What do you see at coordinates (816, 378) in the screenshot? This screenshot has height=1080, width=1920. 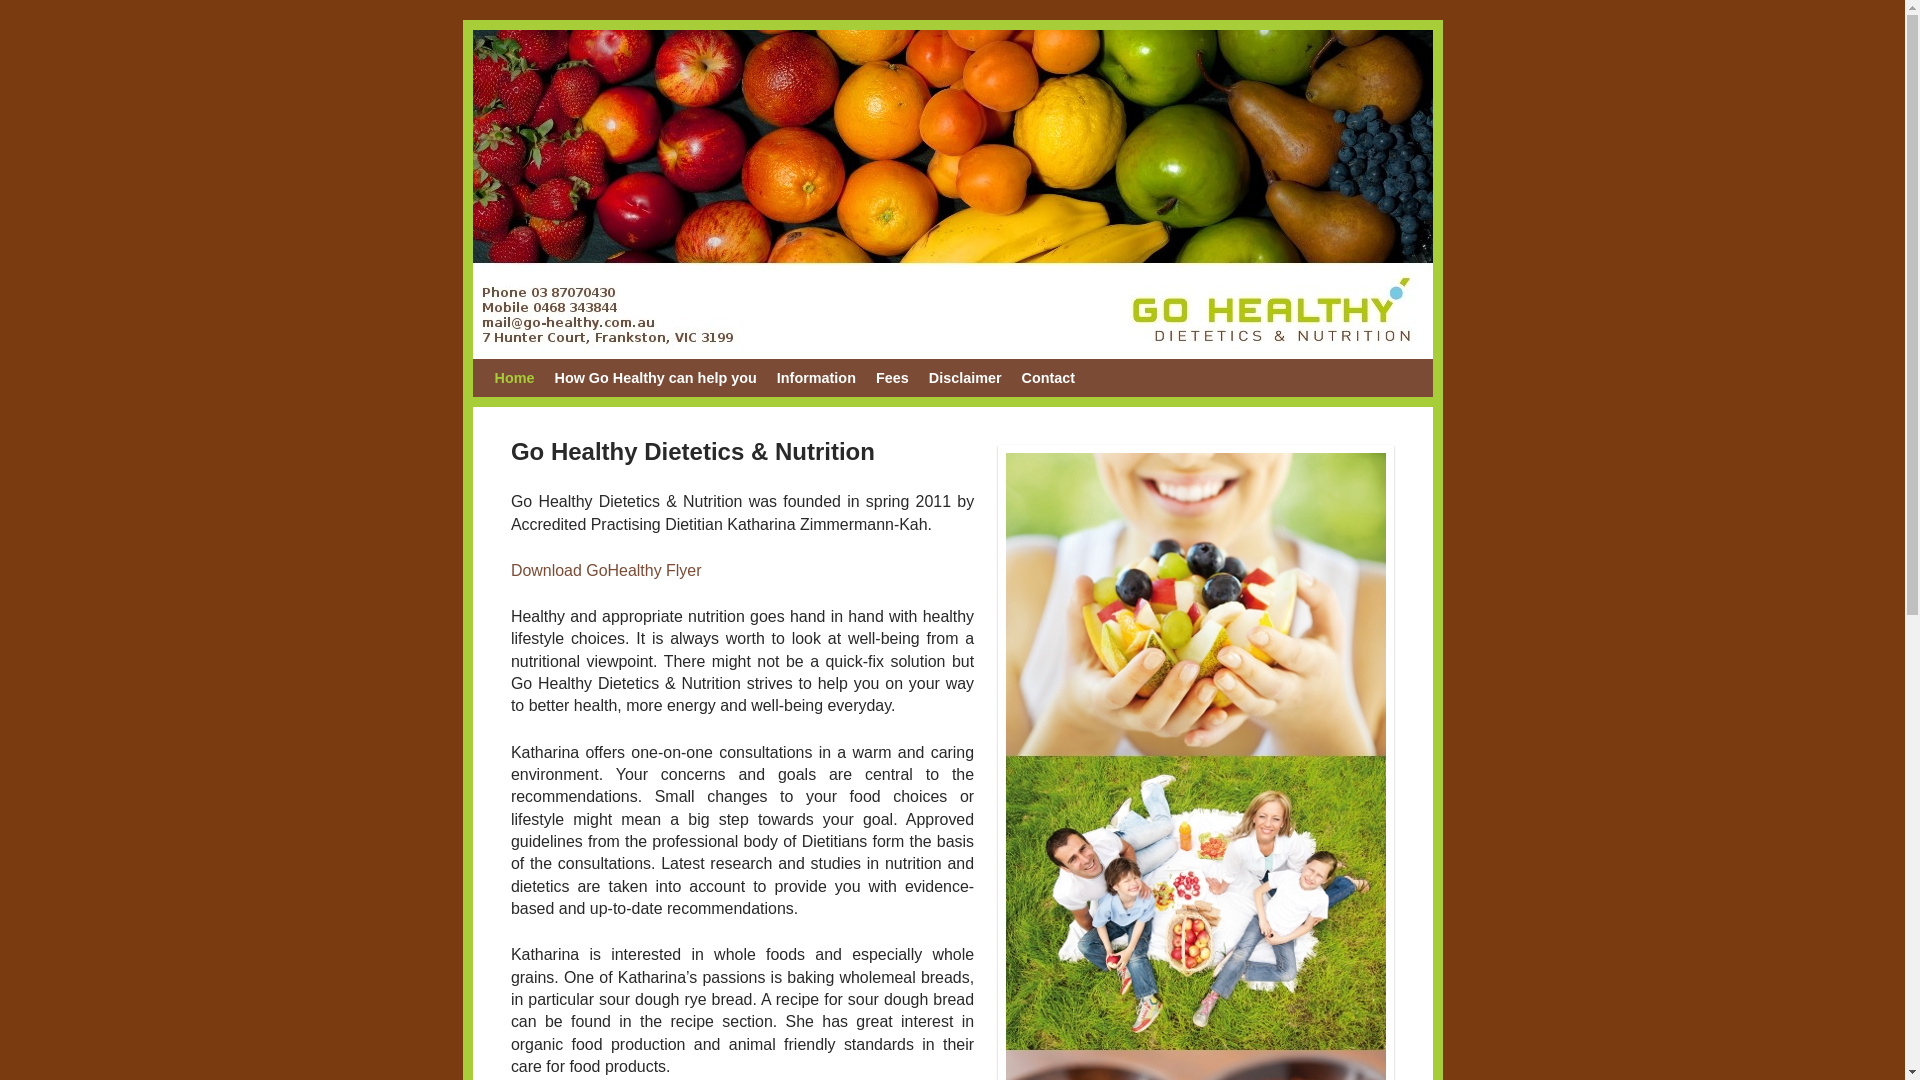 I see `'Information'` at bounding box center [816, 378].